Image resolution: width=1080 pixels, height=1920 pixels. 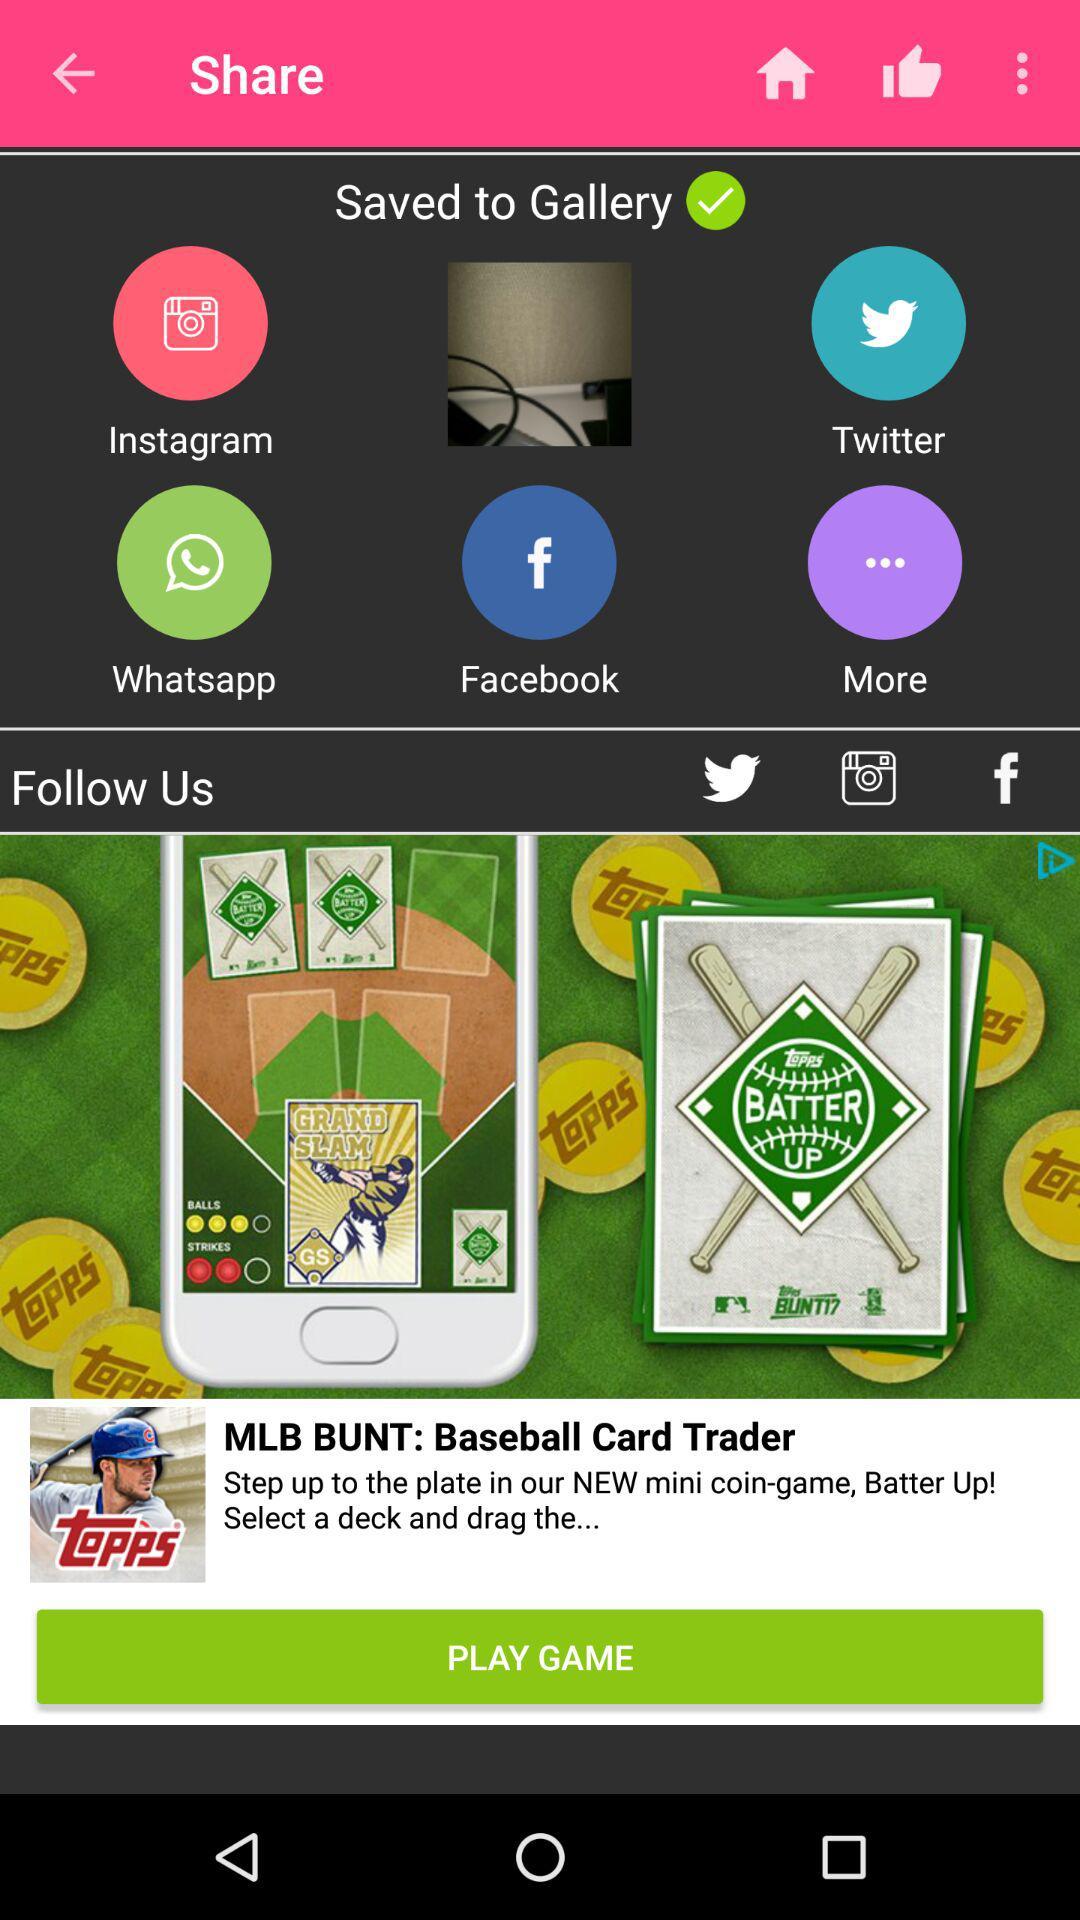 I want to click on whatsapp button, so click(x=194, y=561).